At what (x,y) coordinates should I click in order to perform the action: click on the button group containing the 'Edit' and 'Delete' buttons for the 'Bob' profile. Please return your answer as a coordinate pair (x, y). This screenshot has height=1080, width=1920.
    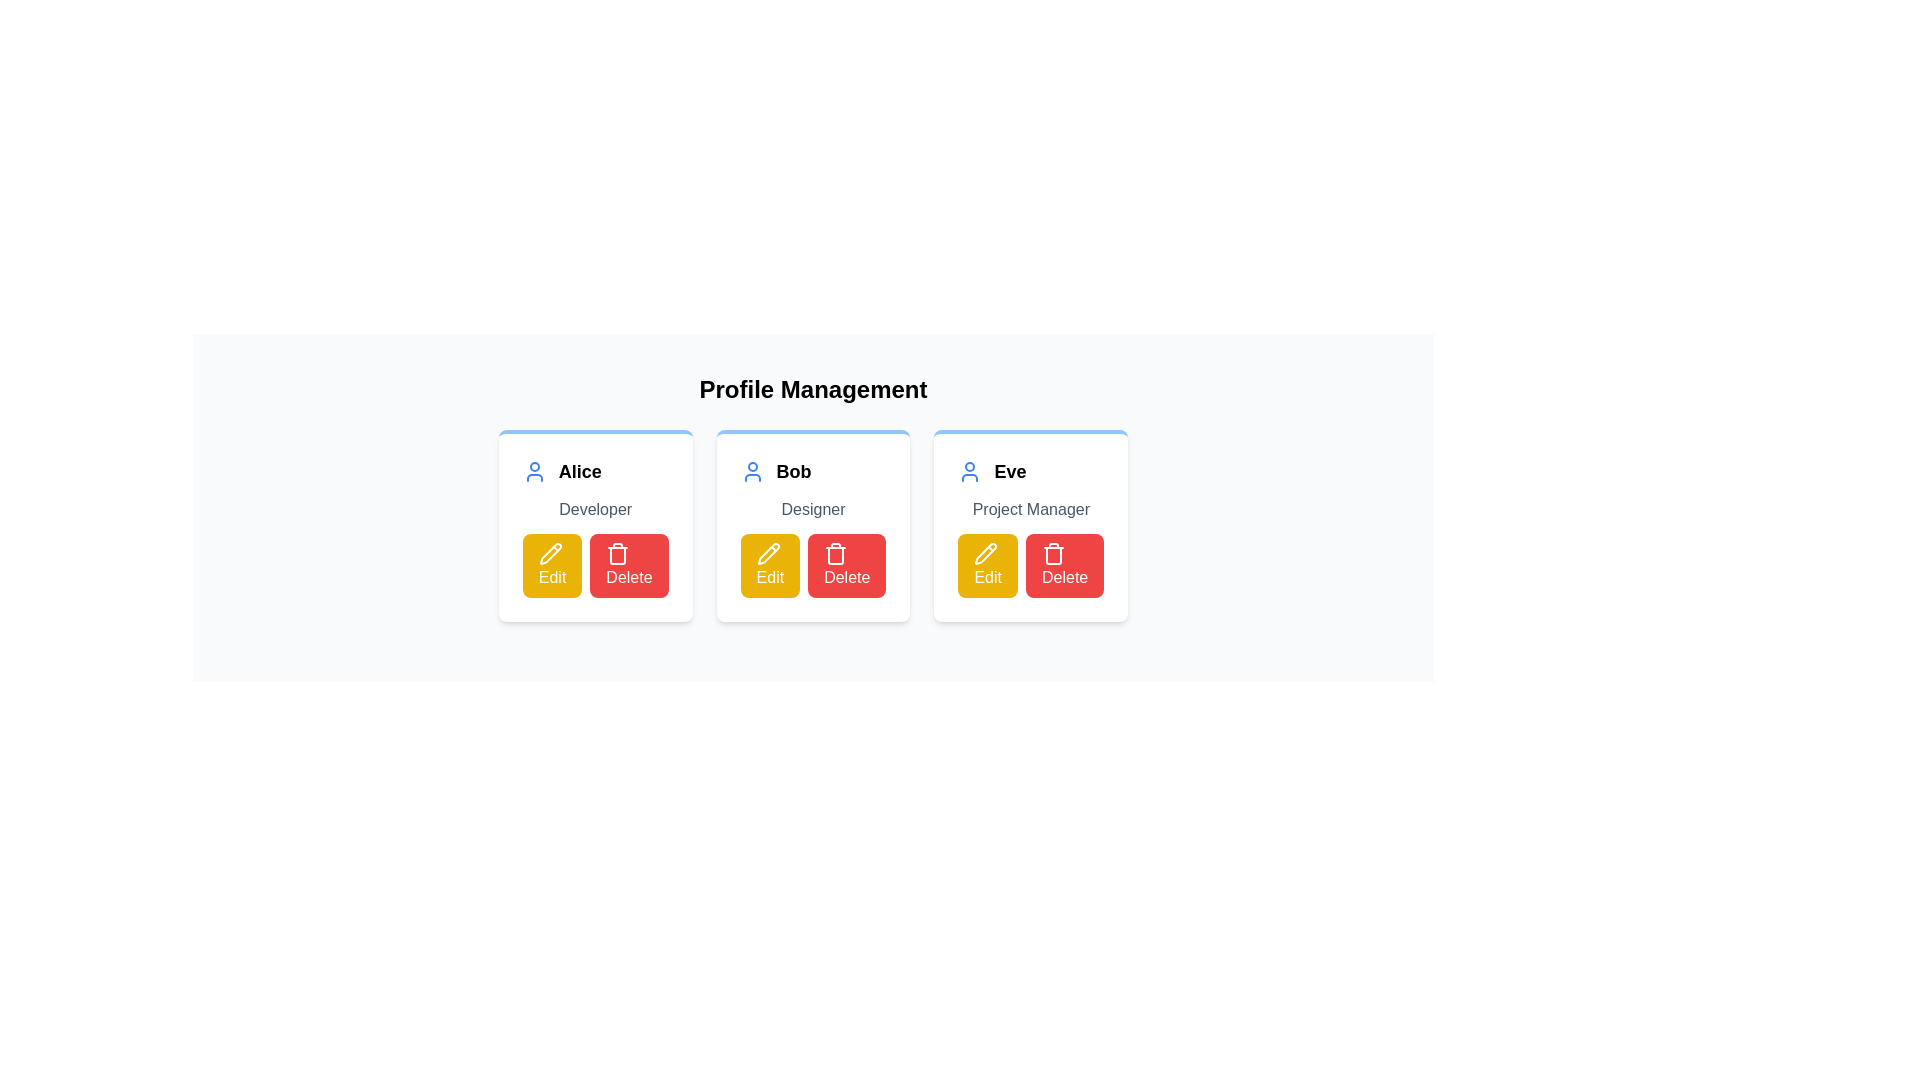
    Looking at the image, I should click on (813, 566).